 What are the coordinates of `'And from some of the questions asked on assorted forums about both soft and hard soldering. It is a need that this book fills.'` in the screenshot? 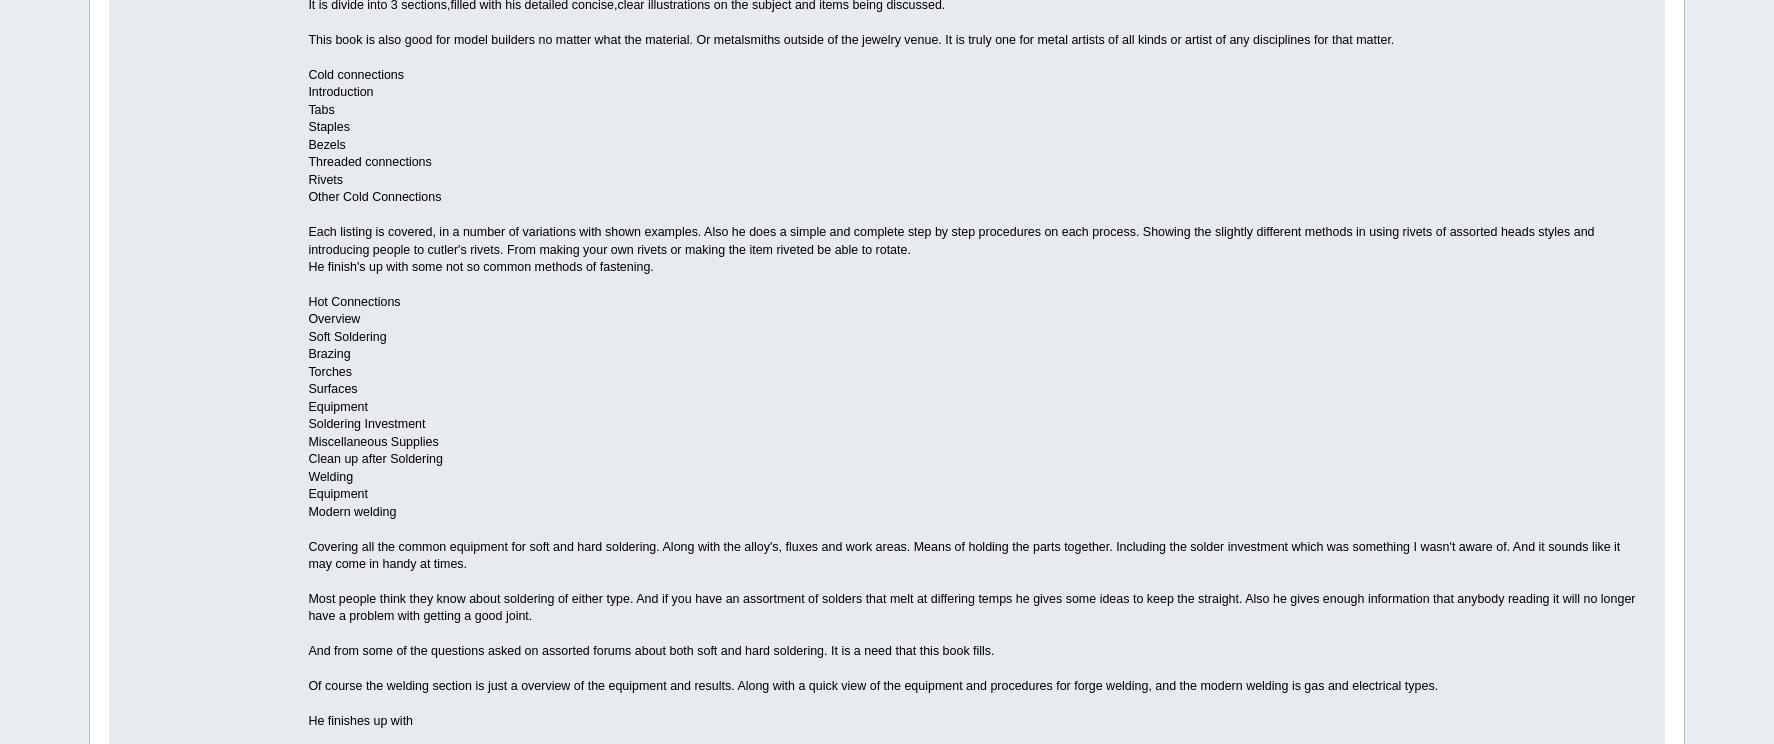 It's located at (651, 651).